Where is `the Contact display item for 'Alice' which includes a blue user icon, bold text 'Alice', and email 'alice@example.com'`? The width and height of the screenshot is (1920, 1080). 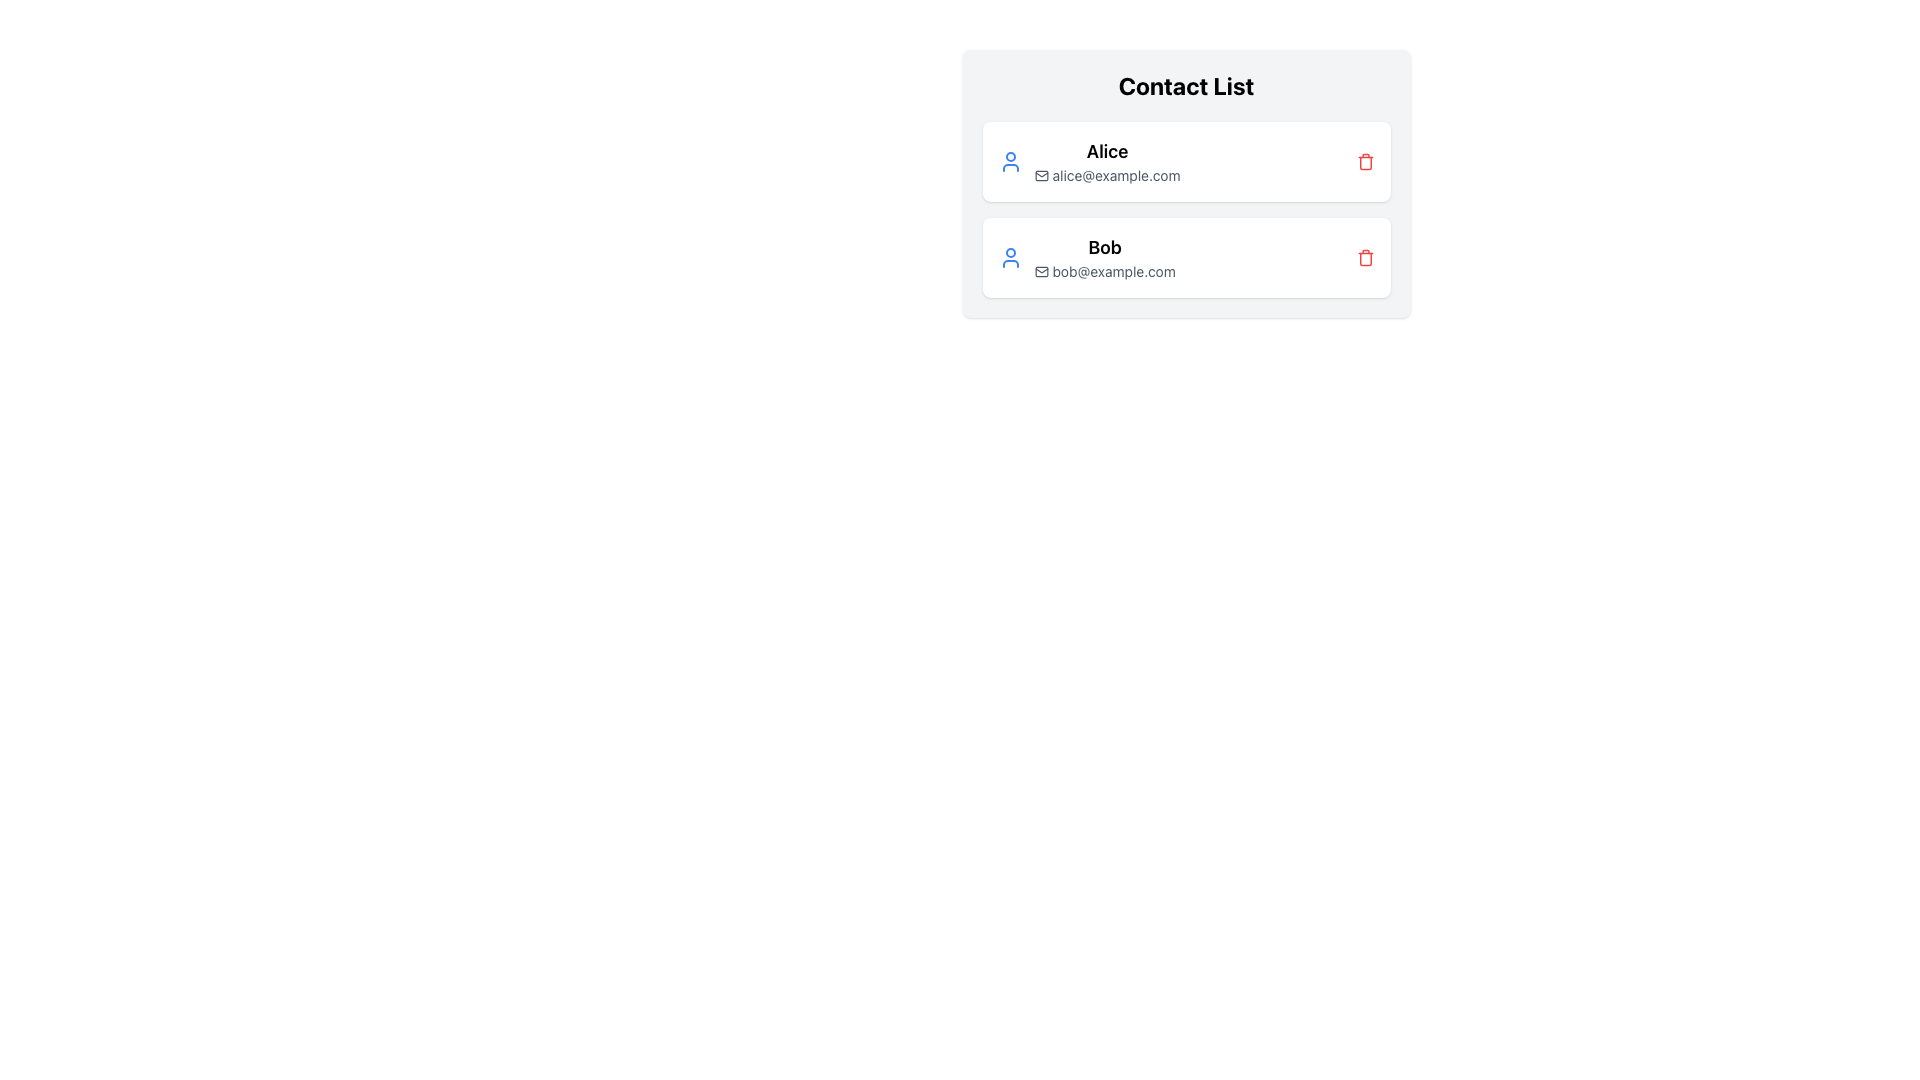
the Contact display item for 'Alice' which includes a blue user icon, bold text 'Alice', and email 'alice@example.com' is located at coordinates (1088, 161).